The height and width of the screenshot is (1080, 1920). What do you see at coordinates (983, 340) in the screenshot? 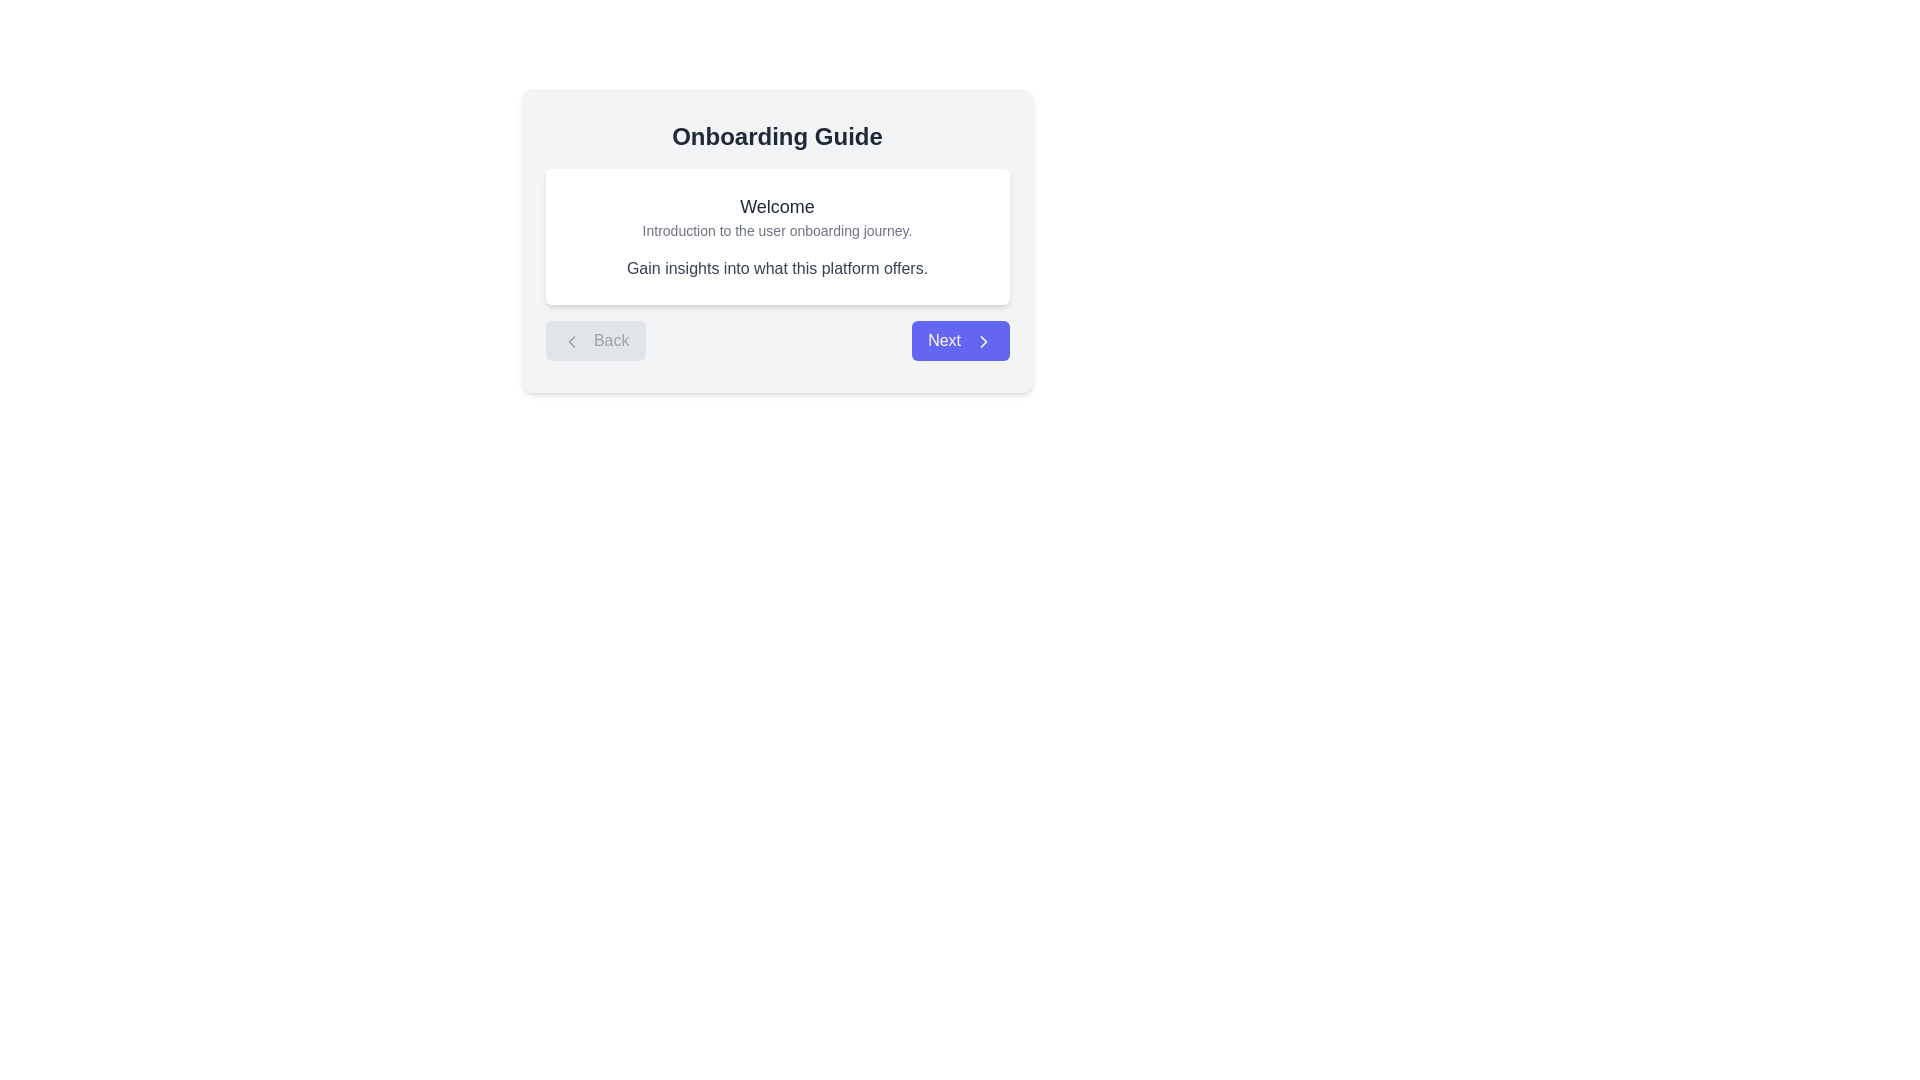
I see `the navigation direction icon located in the rightmost portion of the 'Next' button at the bottom-right section of the onboarding guide card` at bounding box center [983, 340].